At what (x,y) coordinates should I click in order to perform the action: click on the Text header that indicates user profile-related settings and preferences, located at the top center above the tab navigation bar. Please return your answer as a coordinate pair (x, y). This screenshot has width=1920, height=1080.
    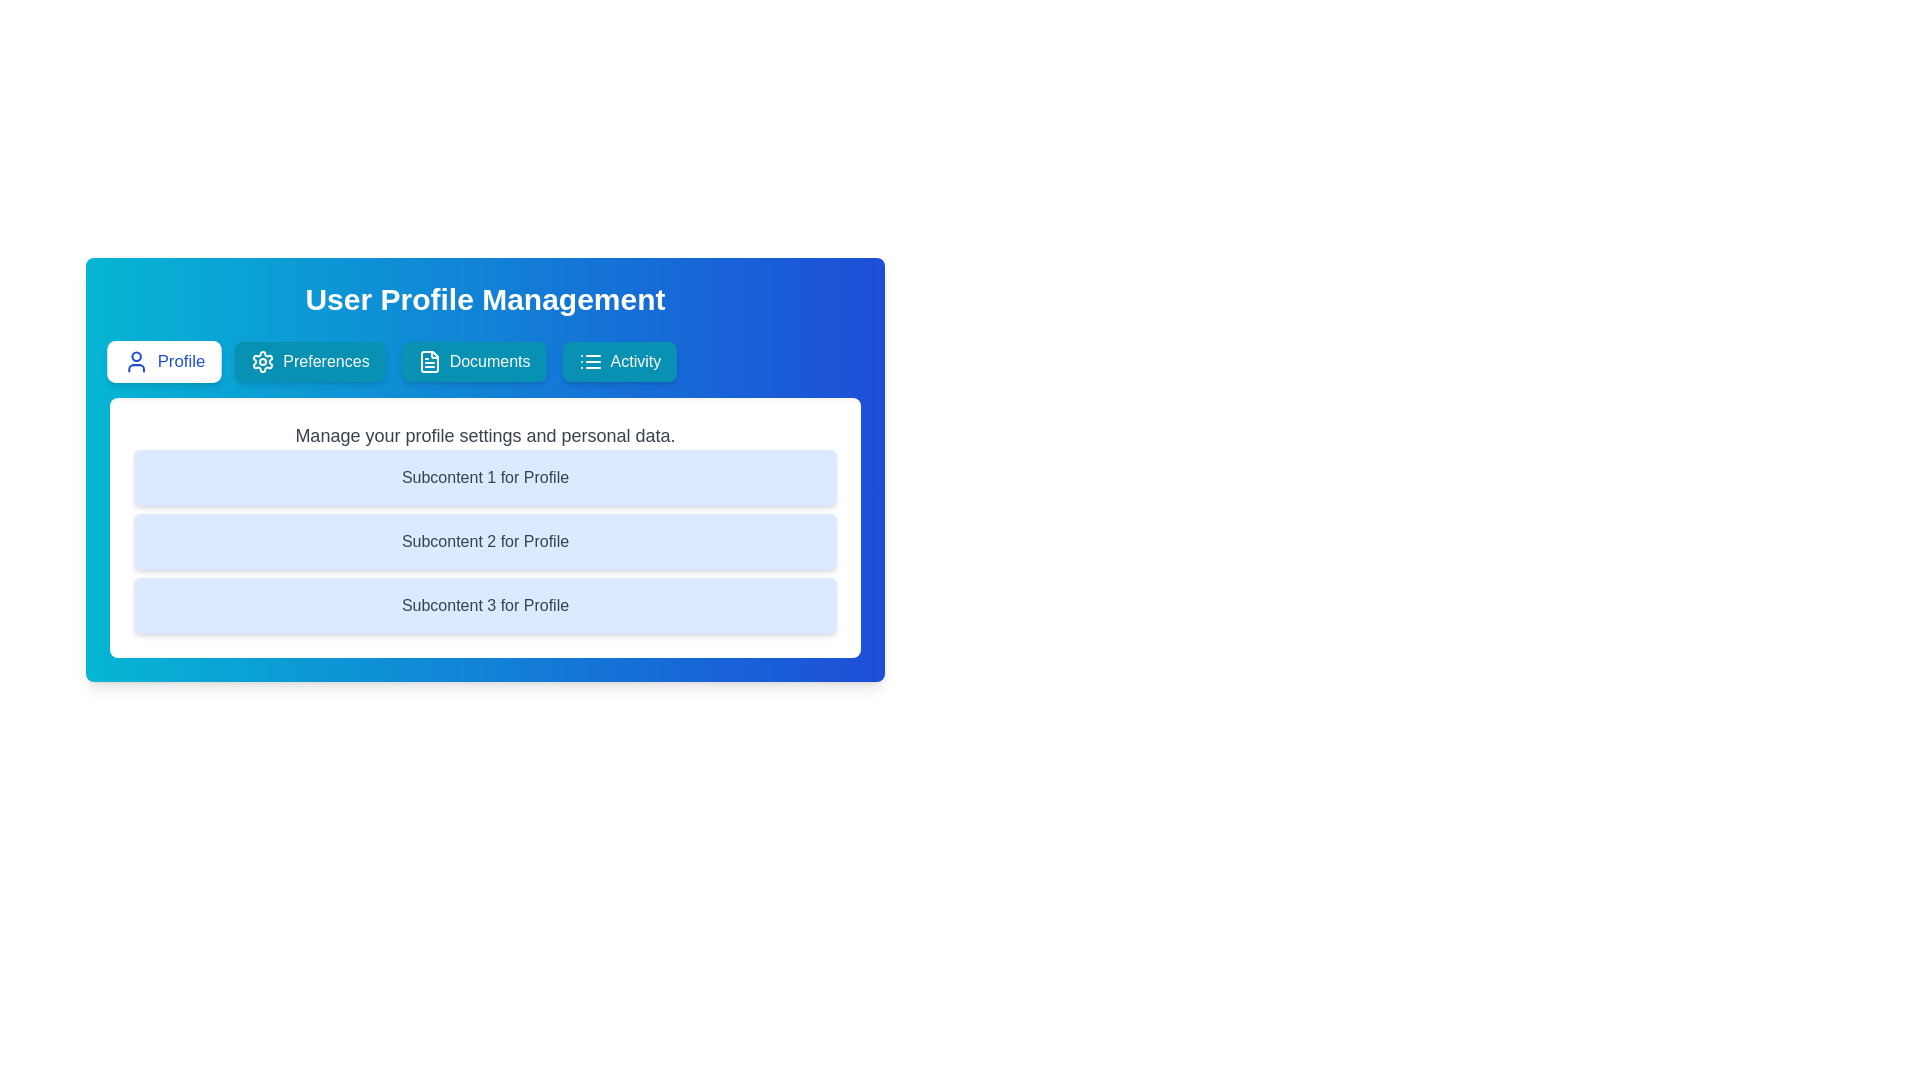
    Looking at the image, I should click on (485, 300).